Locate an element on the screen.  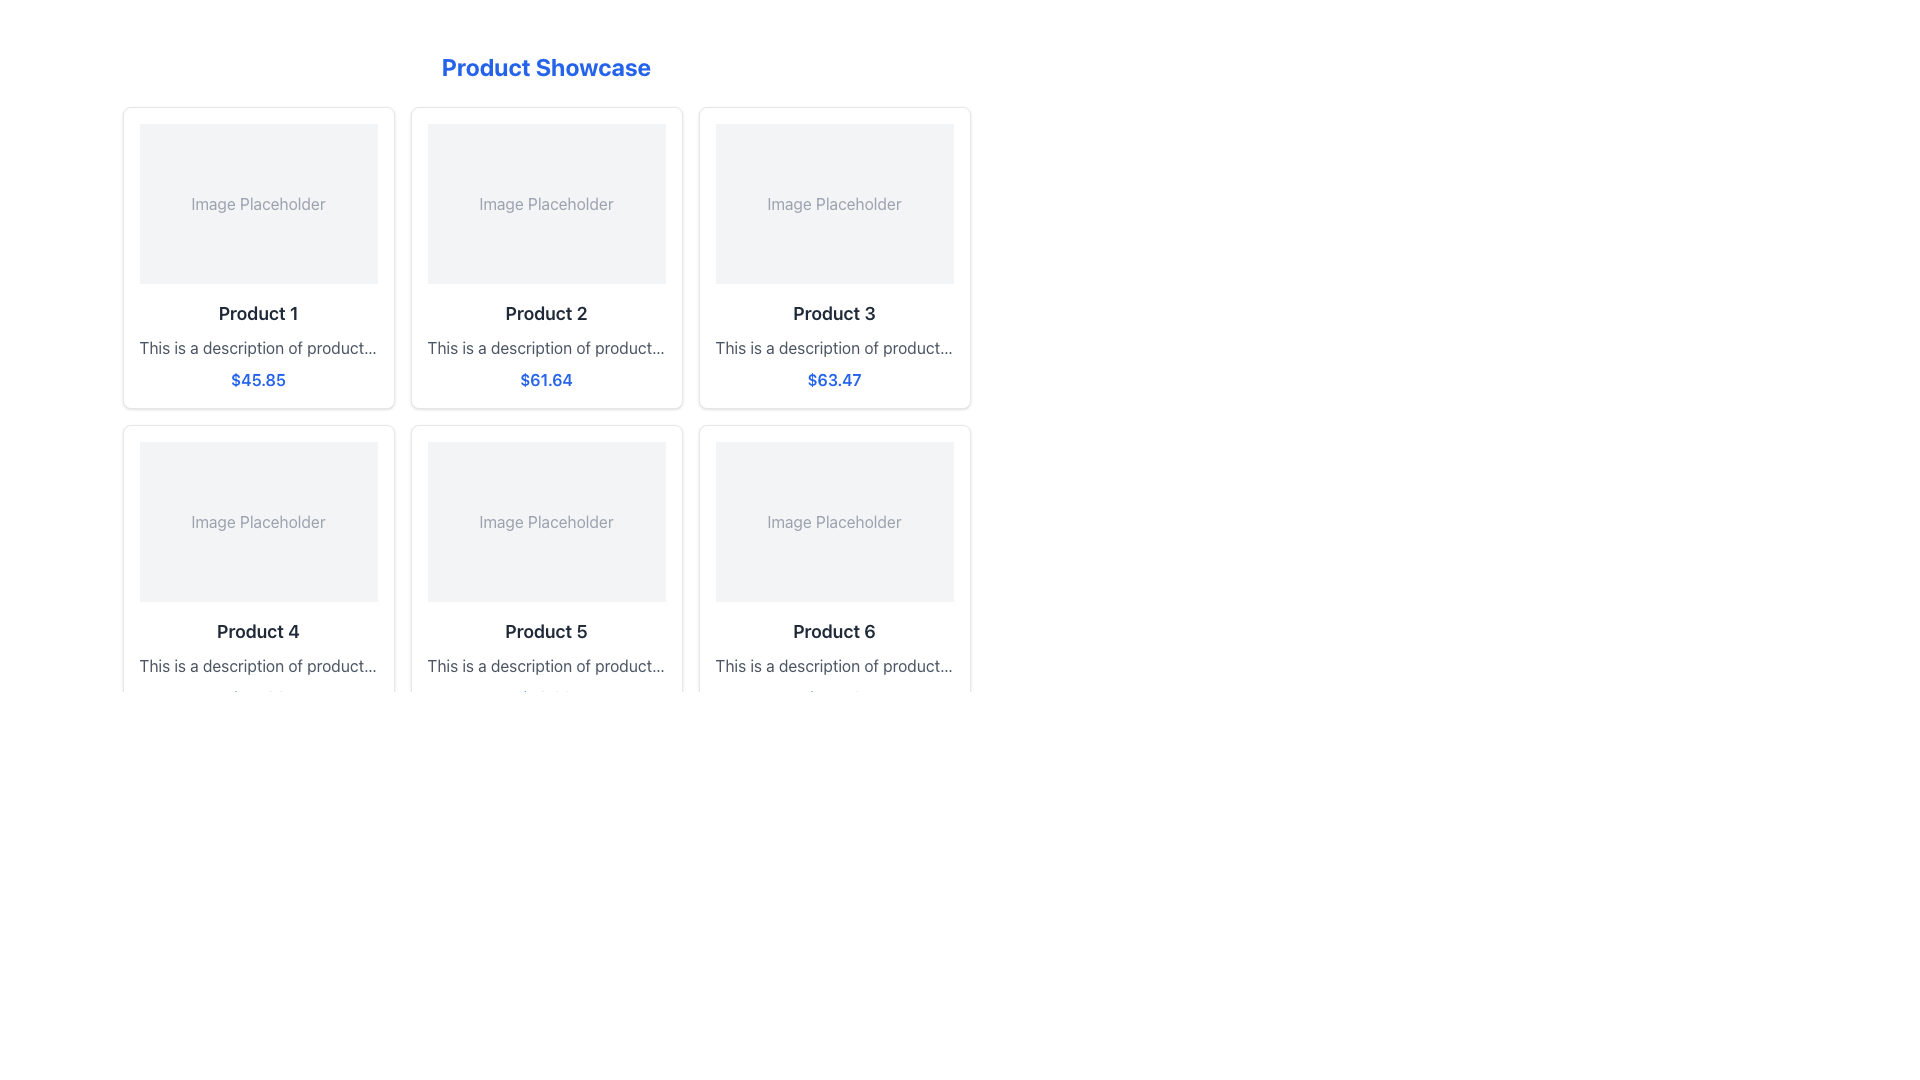
the 'Image Placeholder' section in the upper portion of the 'Product 6' card to add or replace the image is located at coordinates (834, 520).